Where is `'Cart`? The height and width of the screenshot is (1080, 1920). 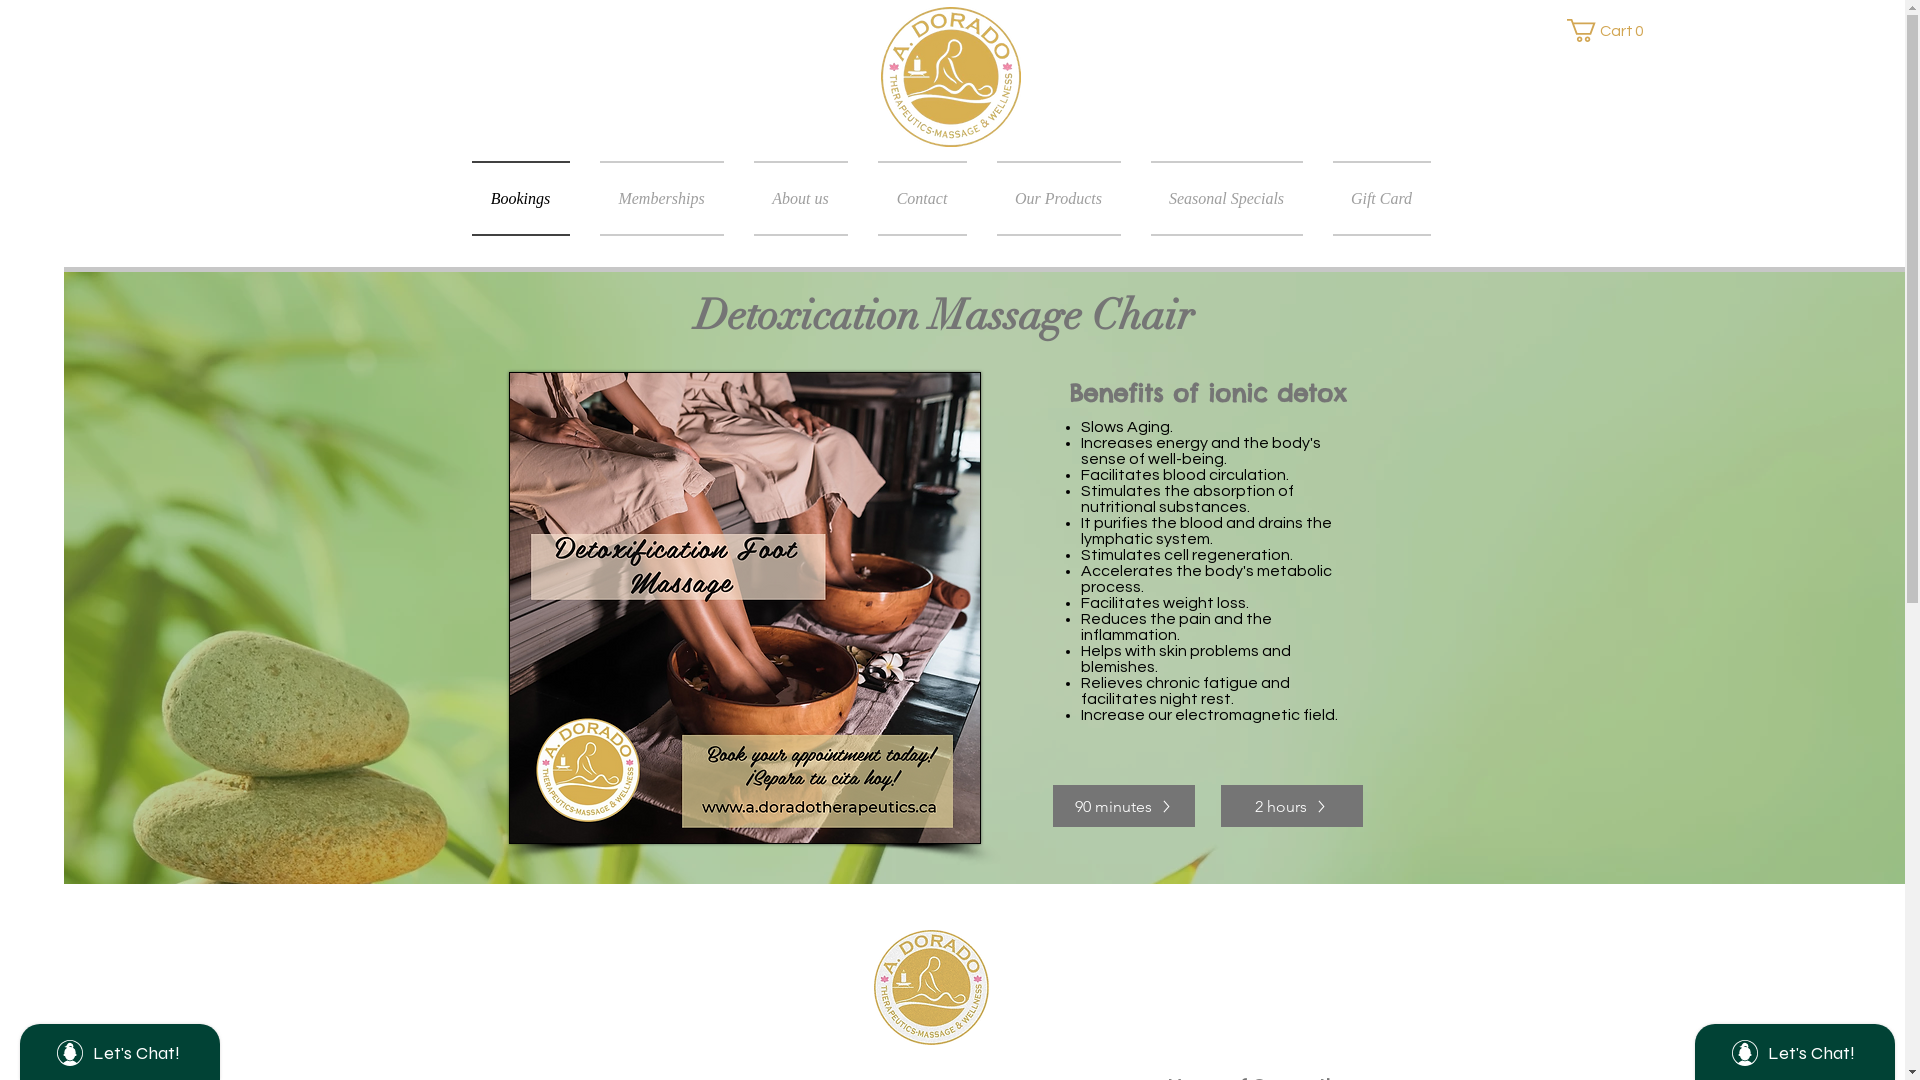 'Cart is located at coordinates (1608, 30).